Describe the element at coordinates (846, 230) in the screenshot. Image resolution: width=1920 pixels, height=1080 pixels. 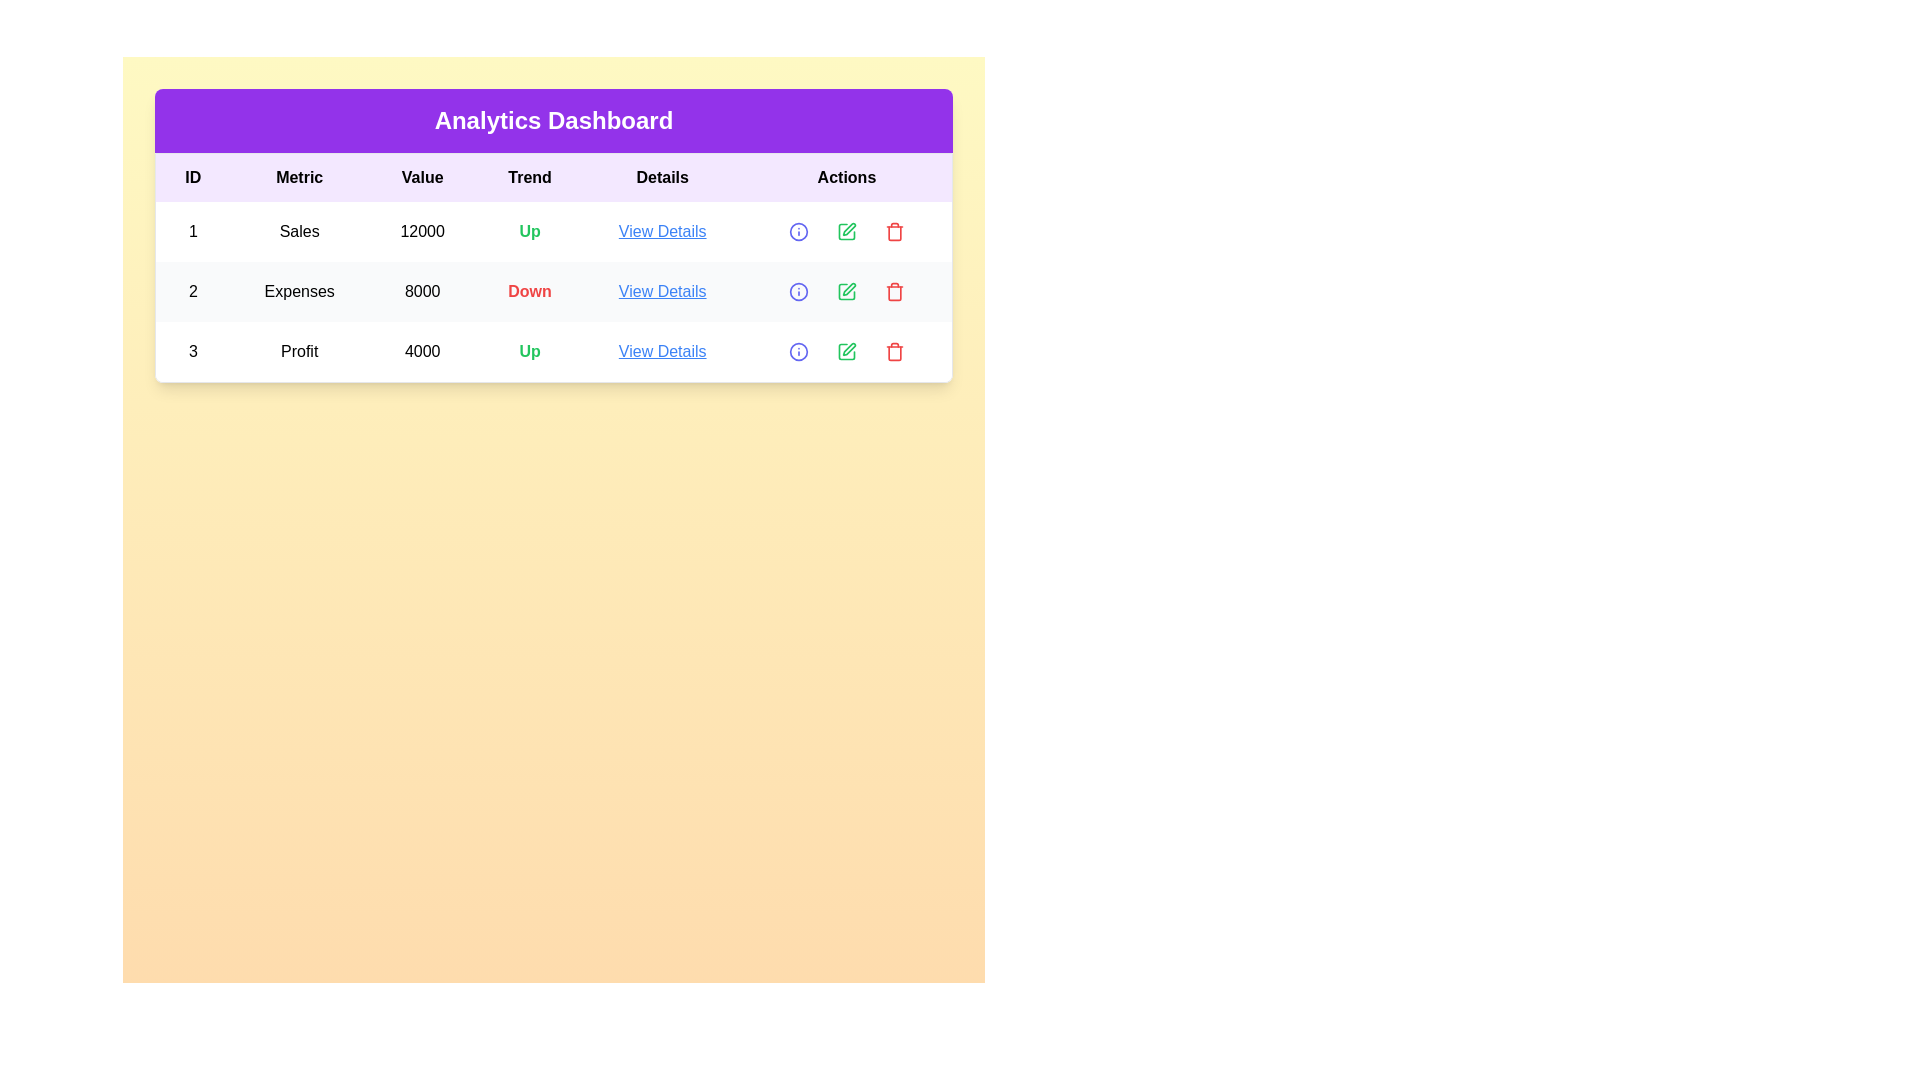
I see `the second button in the Actions column of the first row in the table to initiate editing` at that location.